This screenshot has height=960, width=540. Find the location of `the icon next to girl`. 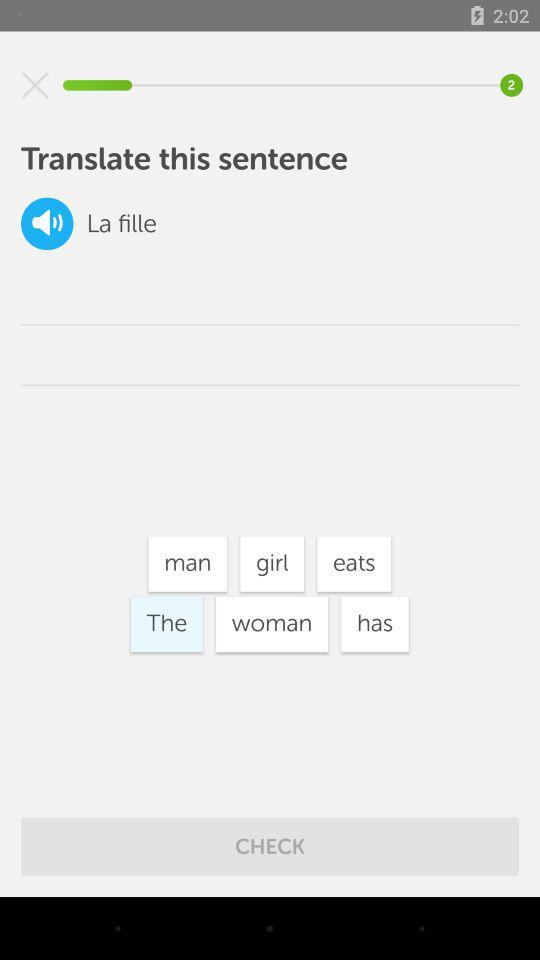

the icon next to girl is located at coordinates (187, 564).